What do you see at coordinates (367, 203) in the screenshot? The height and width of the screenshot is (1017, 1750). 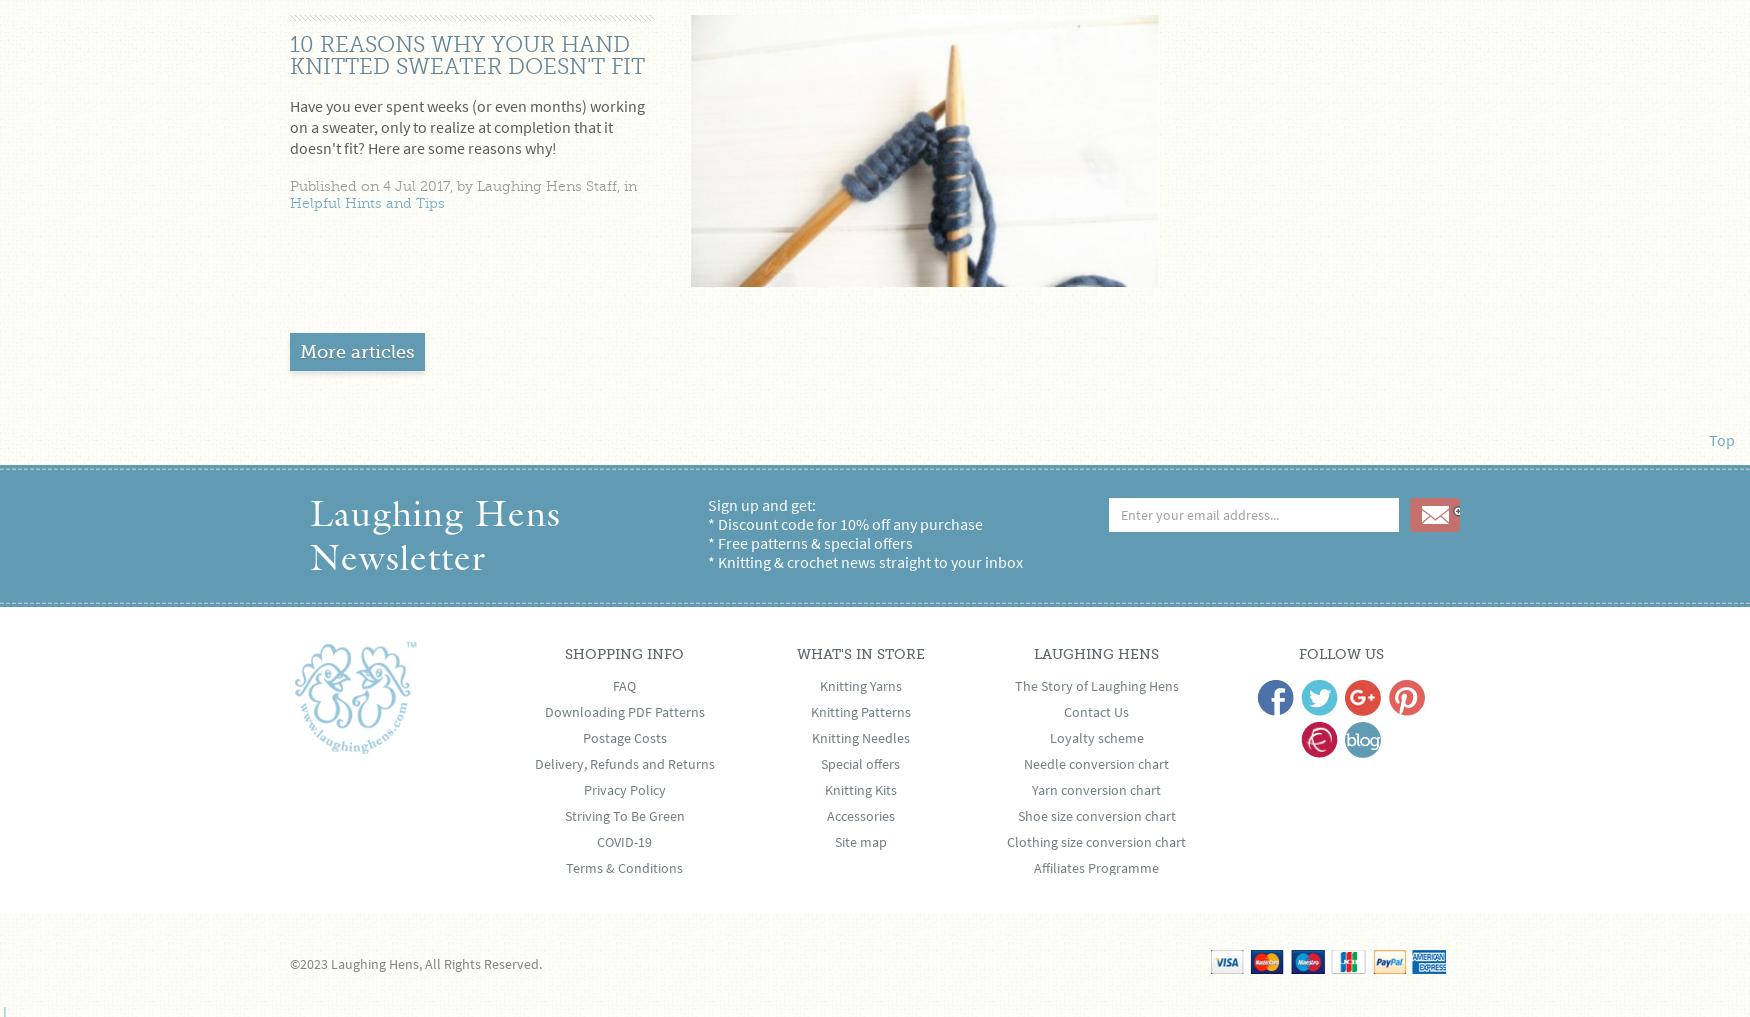 I see `'Helpful Hints and Tips'` at bounding box center [367, 203].